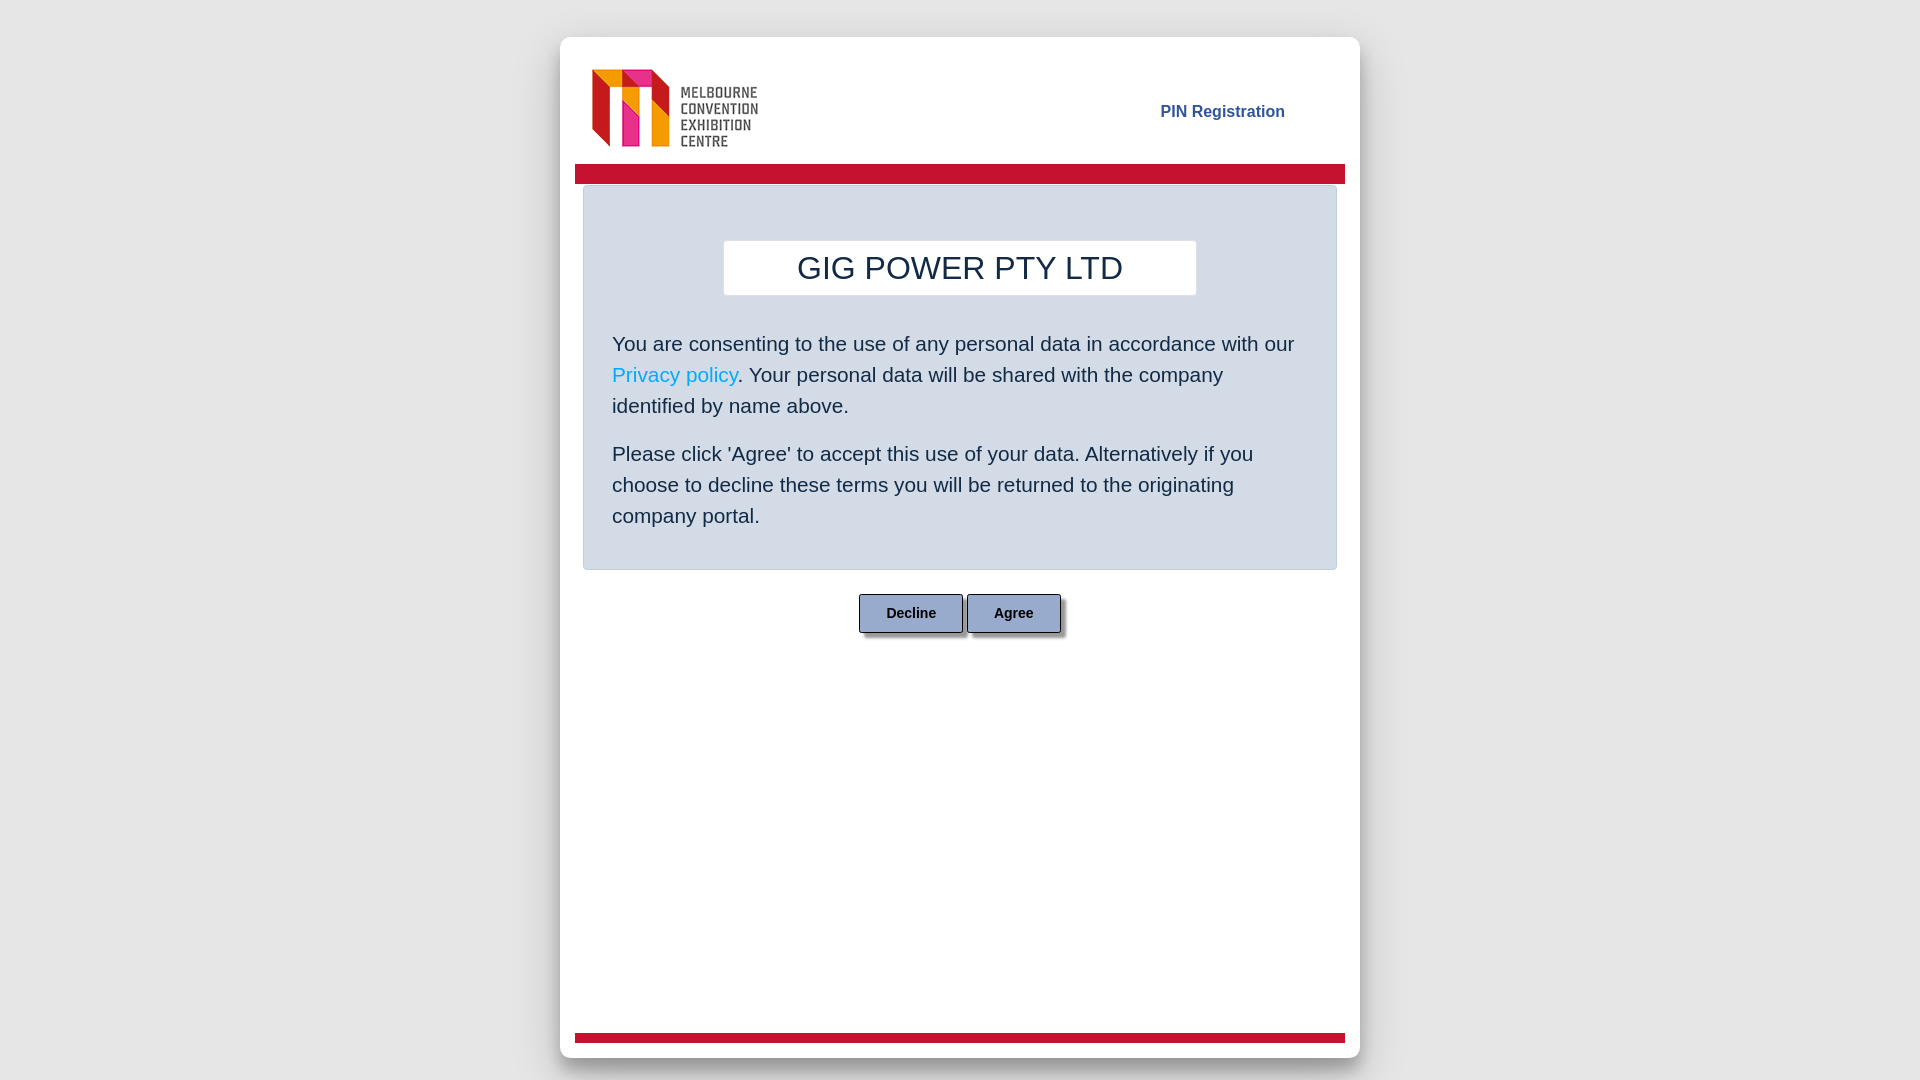 Image resolution: width=1920 pixels, height=1080 pixels. Describe the element at coordinates (910, 612) in the screenshot. I see `'Decline'` at that location.